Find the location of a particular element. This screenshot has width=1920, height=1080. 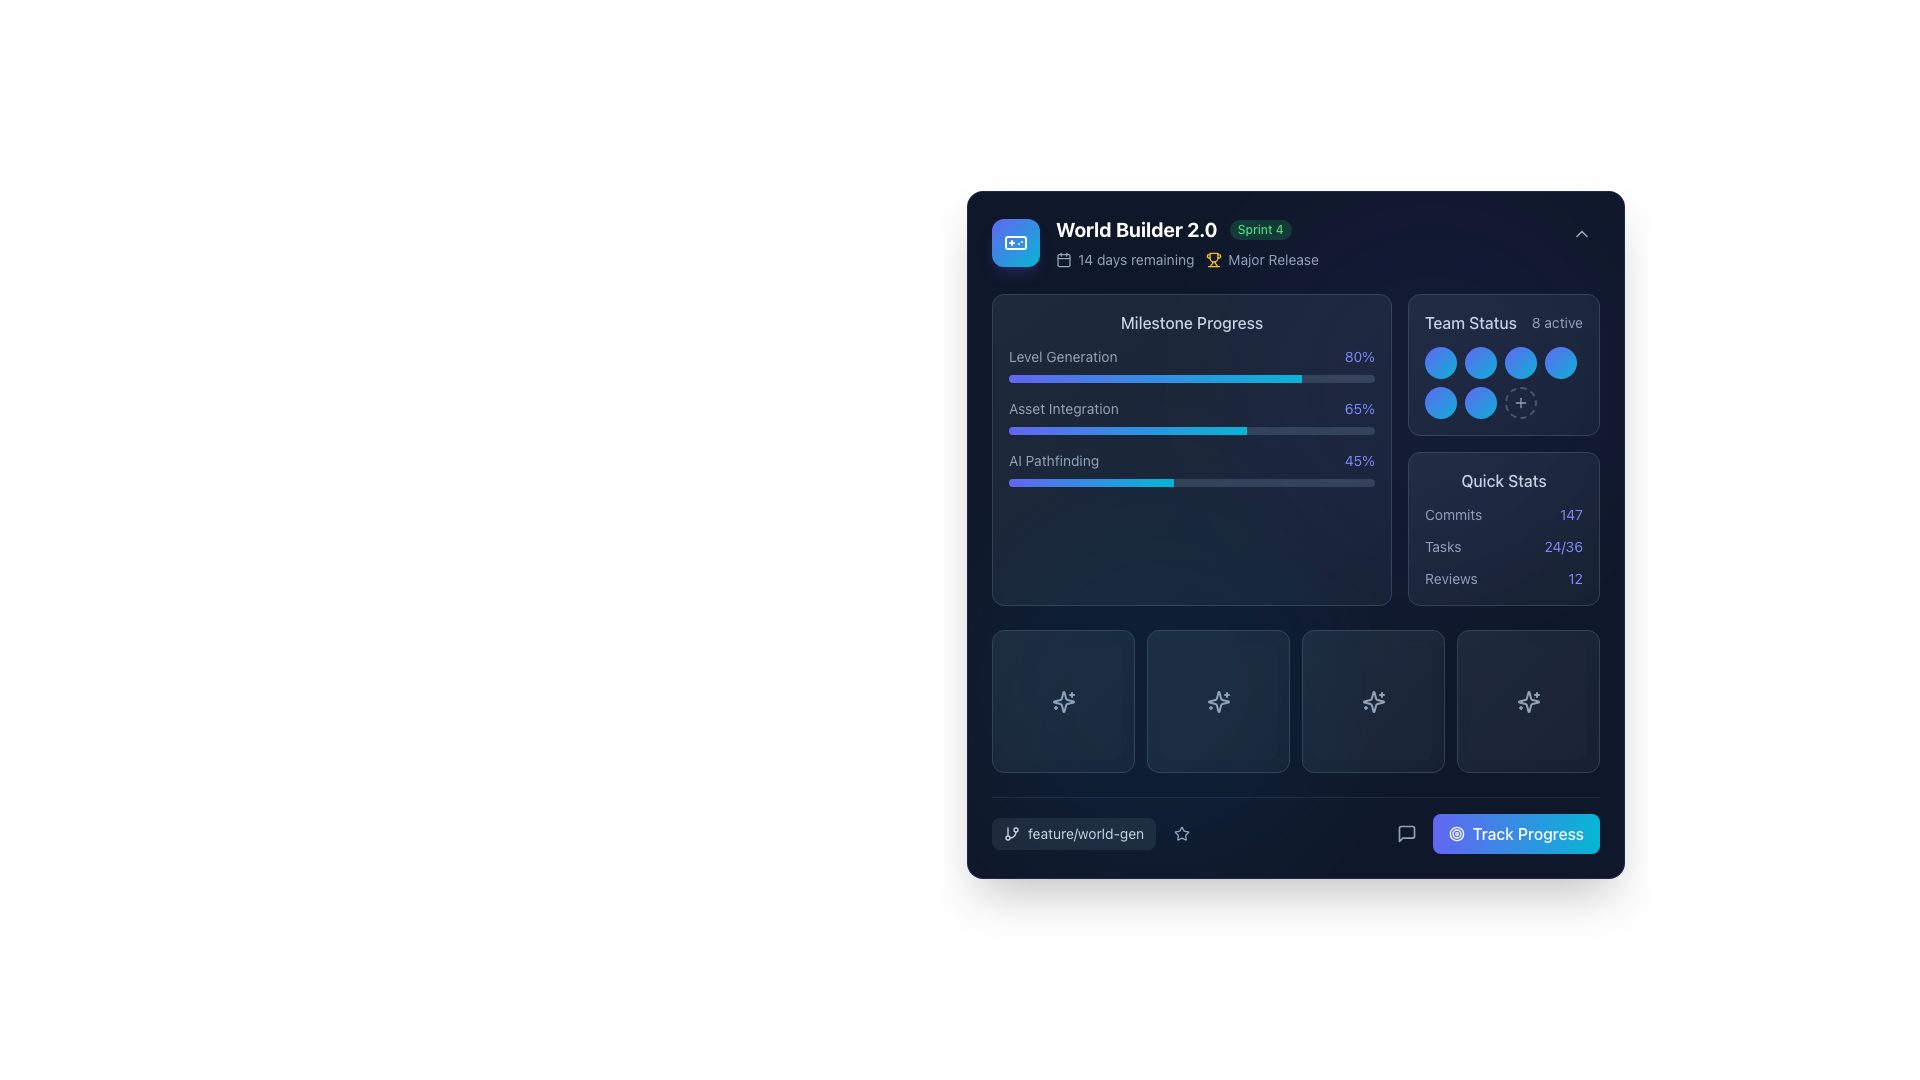

the second progress bar segment labeled under 'Milestone Progress' is located at coordinates (1191, 415).